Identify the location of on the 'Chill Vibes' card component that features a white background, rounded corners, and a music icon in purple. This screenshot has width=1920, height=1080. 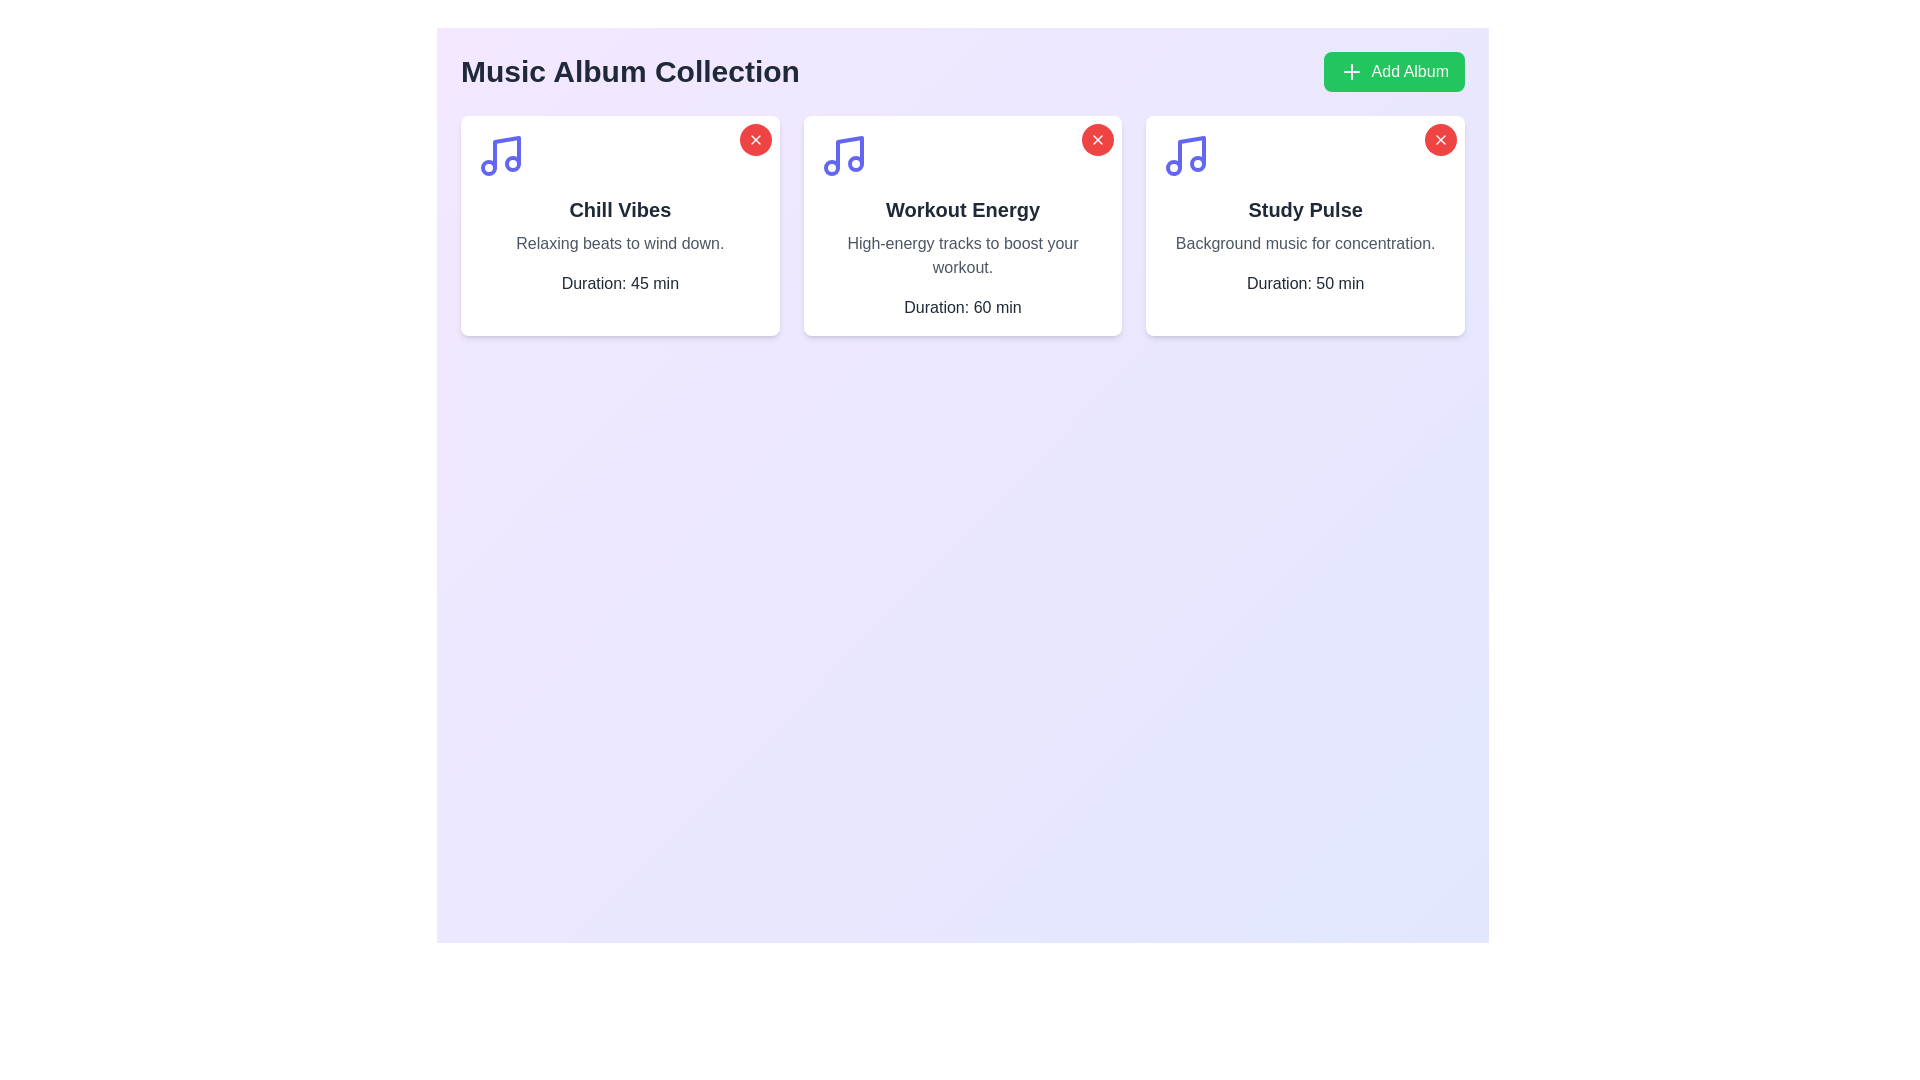
(619, 225).